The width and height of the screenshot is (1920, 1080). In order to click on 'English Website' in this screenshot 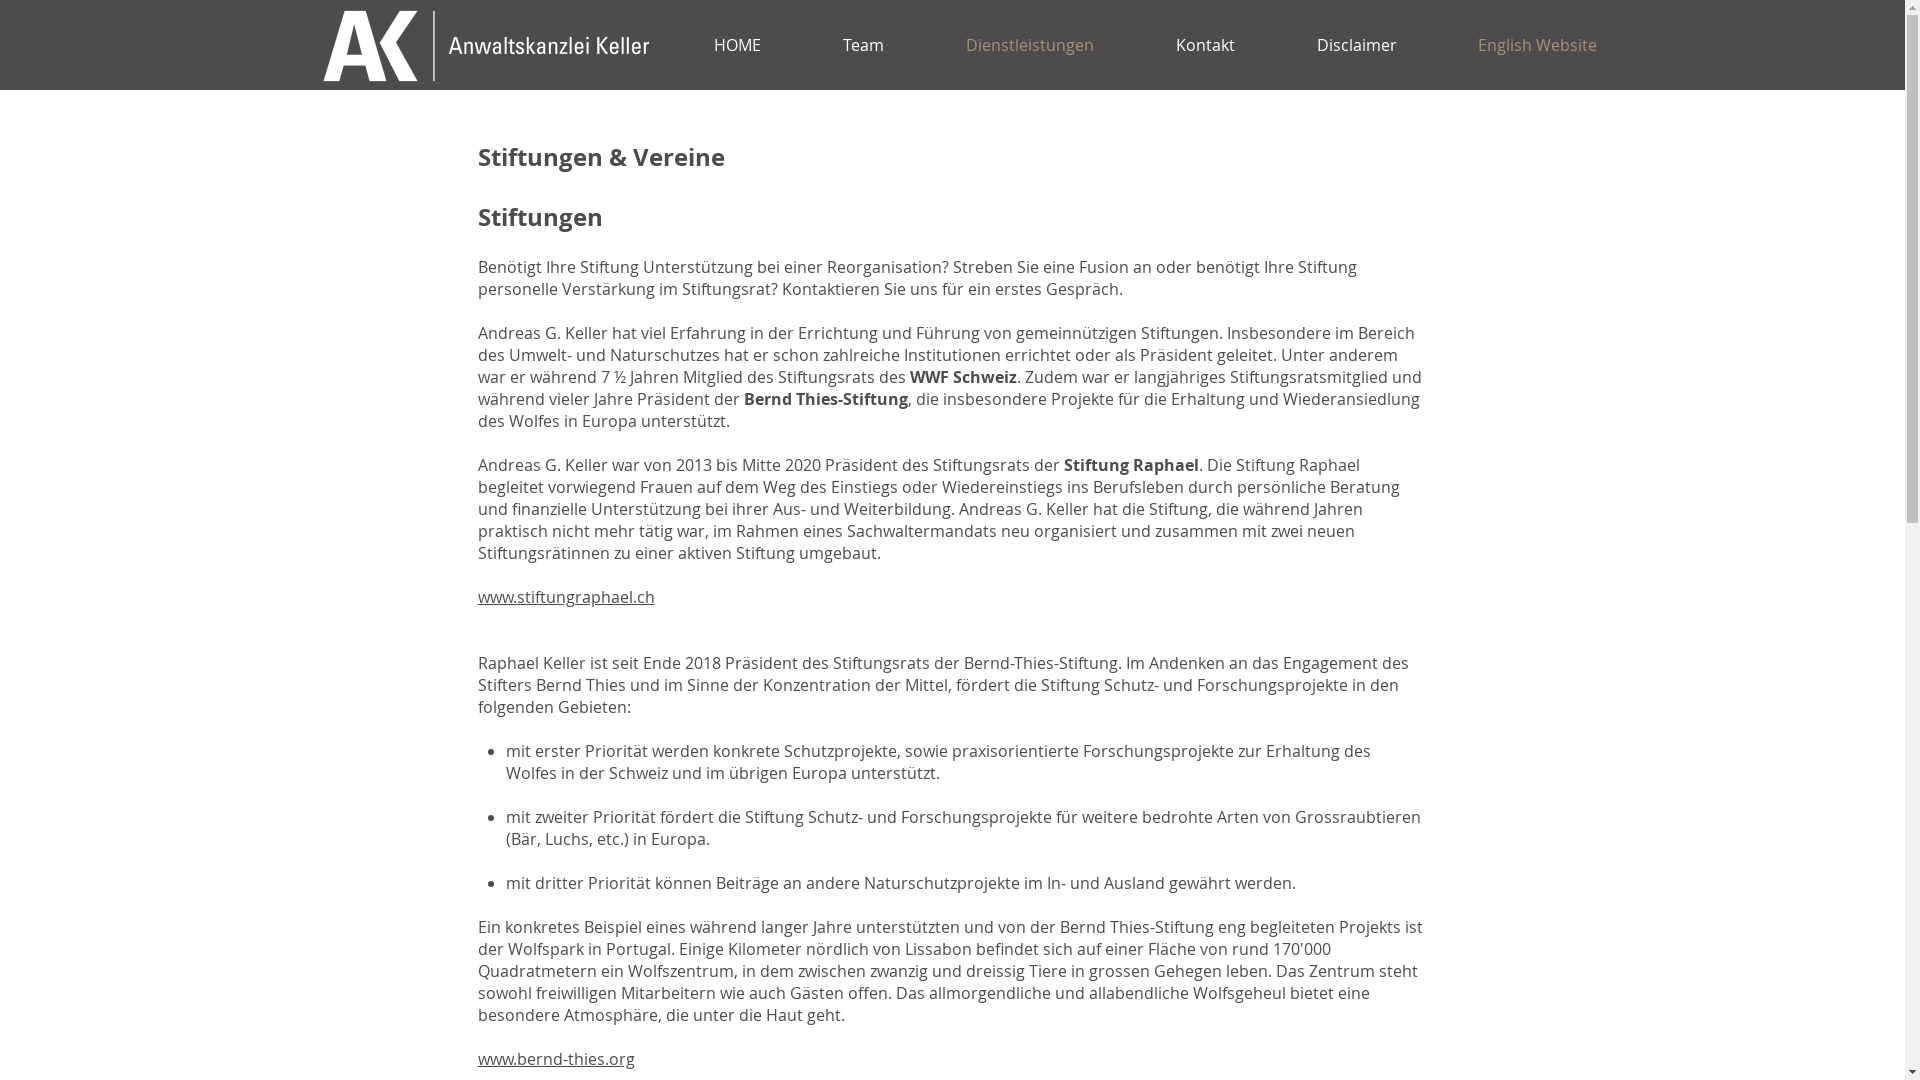, I will do `click(1535, 45)`.